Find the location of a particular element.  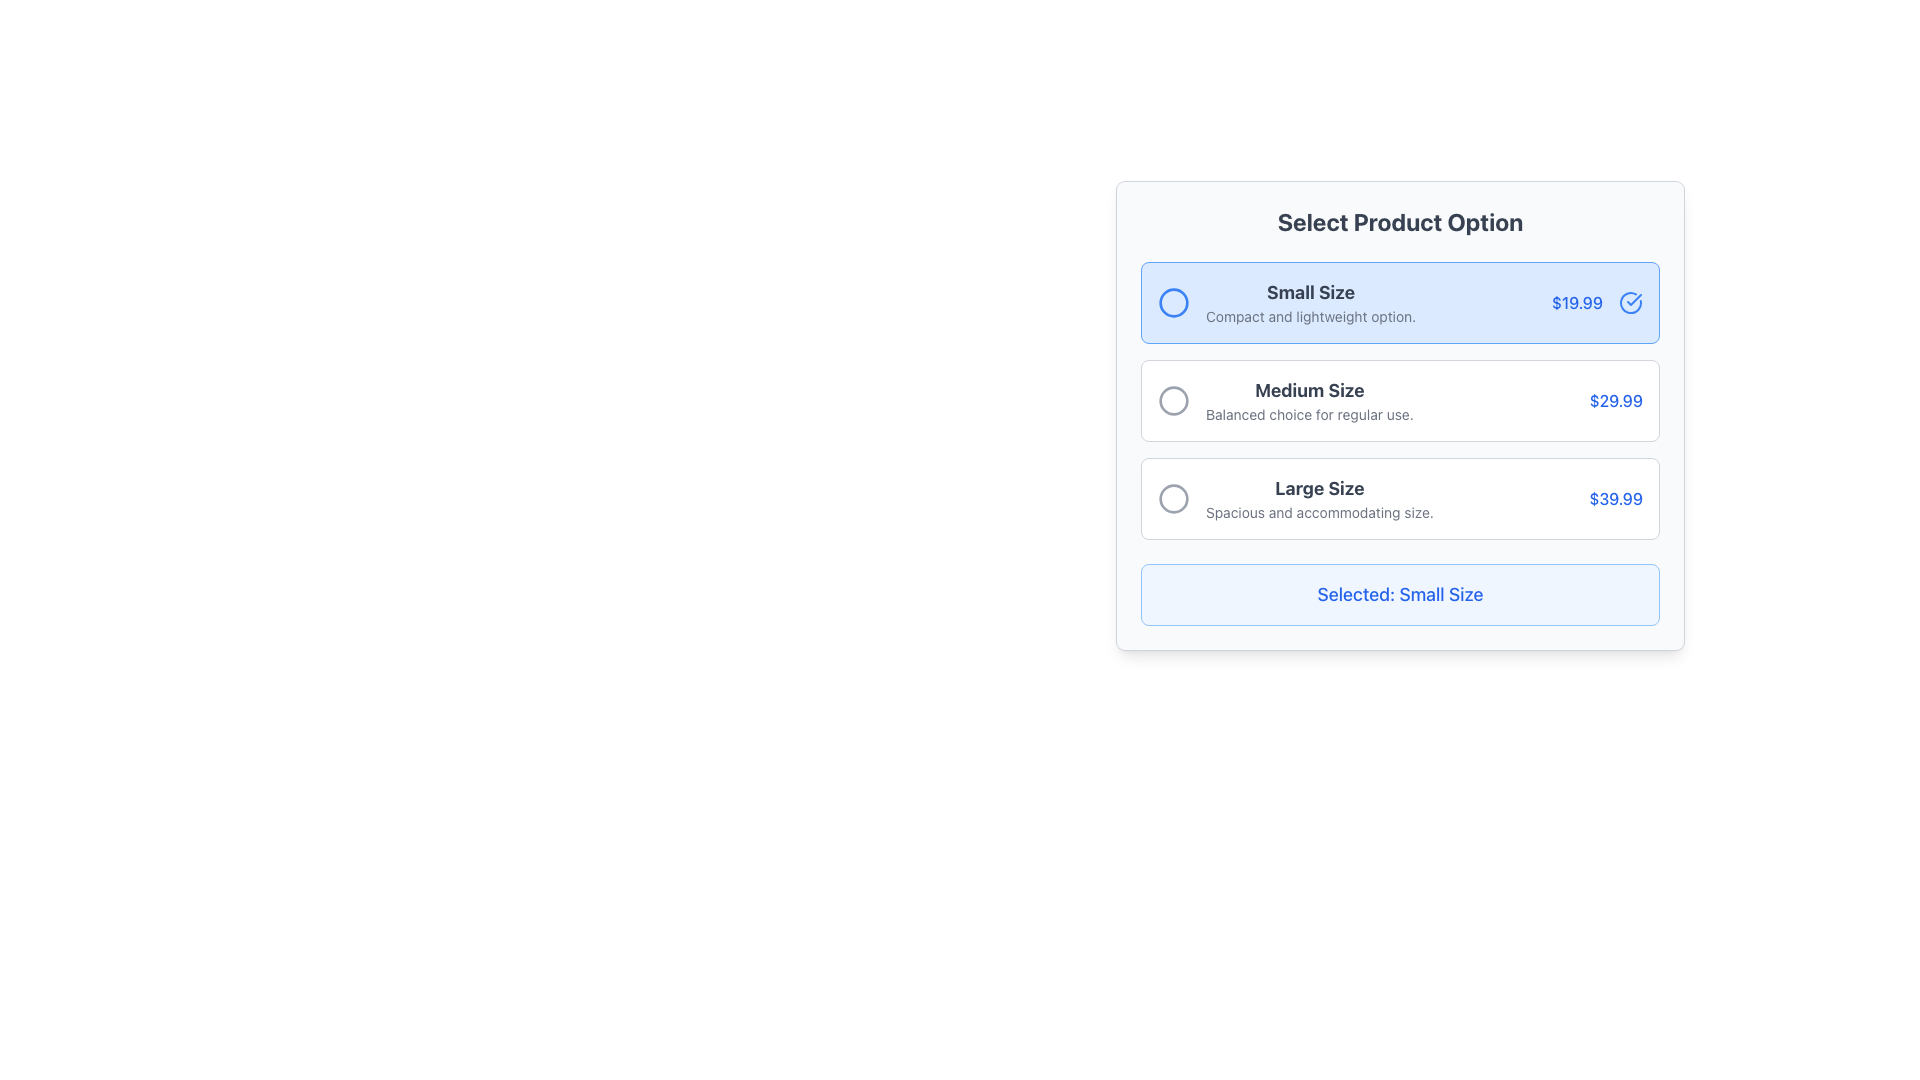

the header text label that reads 'Select Product Option', which is styled with a bold font and centered alignment, located at the top of a card-like section is located at coordinates (1399, 222).